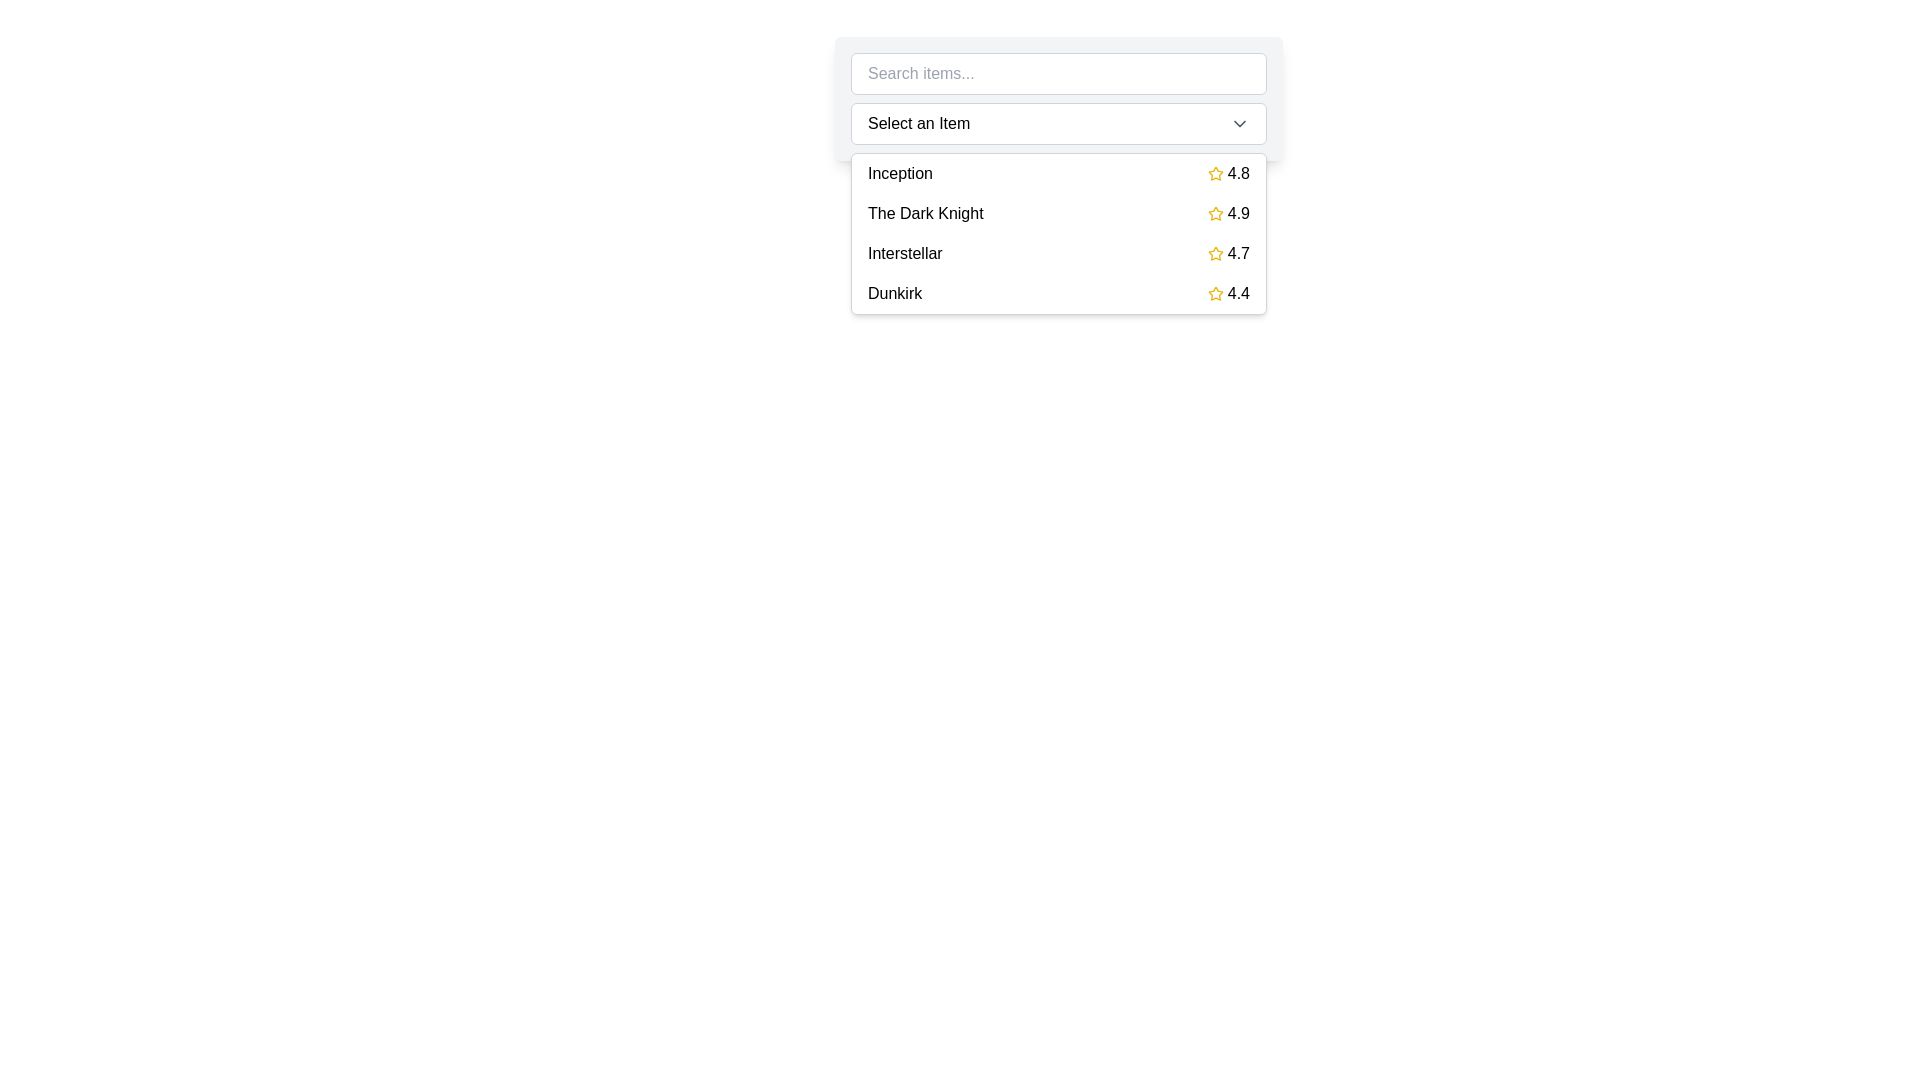 The height and width of the screenshot is (1080, 1920). I want to click on the high rating icon for 'The Dark Knight', so click(1214, 213).